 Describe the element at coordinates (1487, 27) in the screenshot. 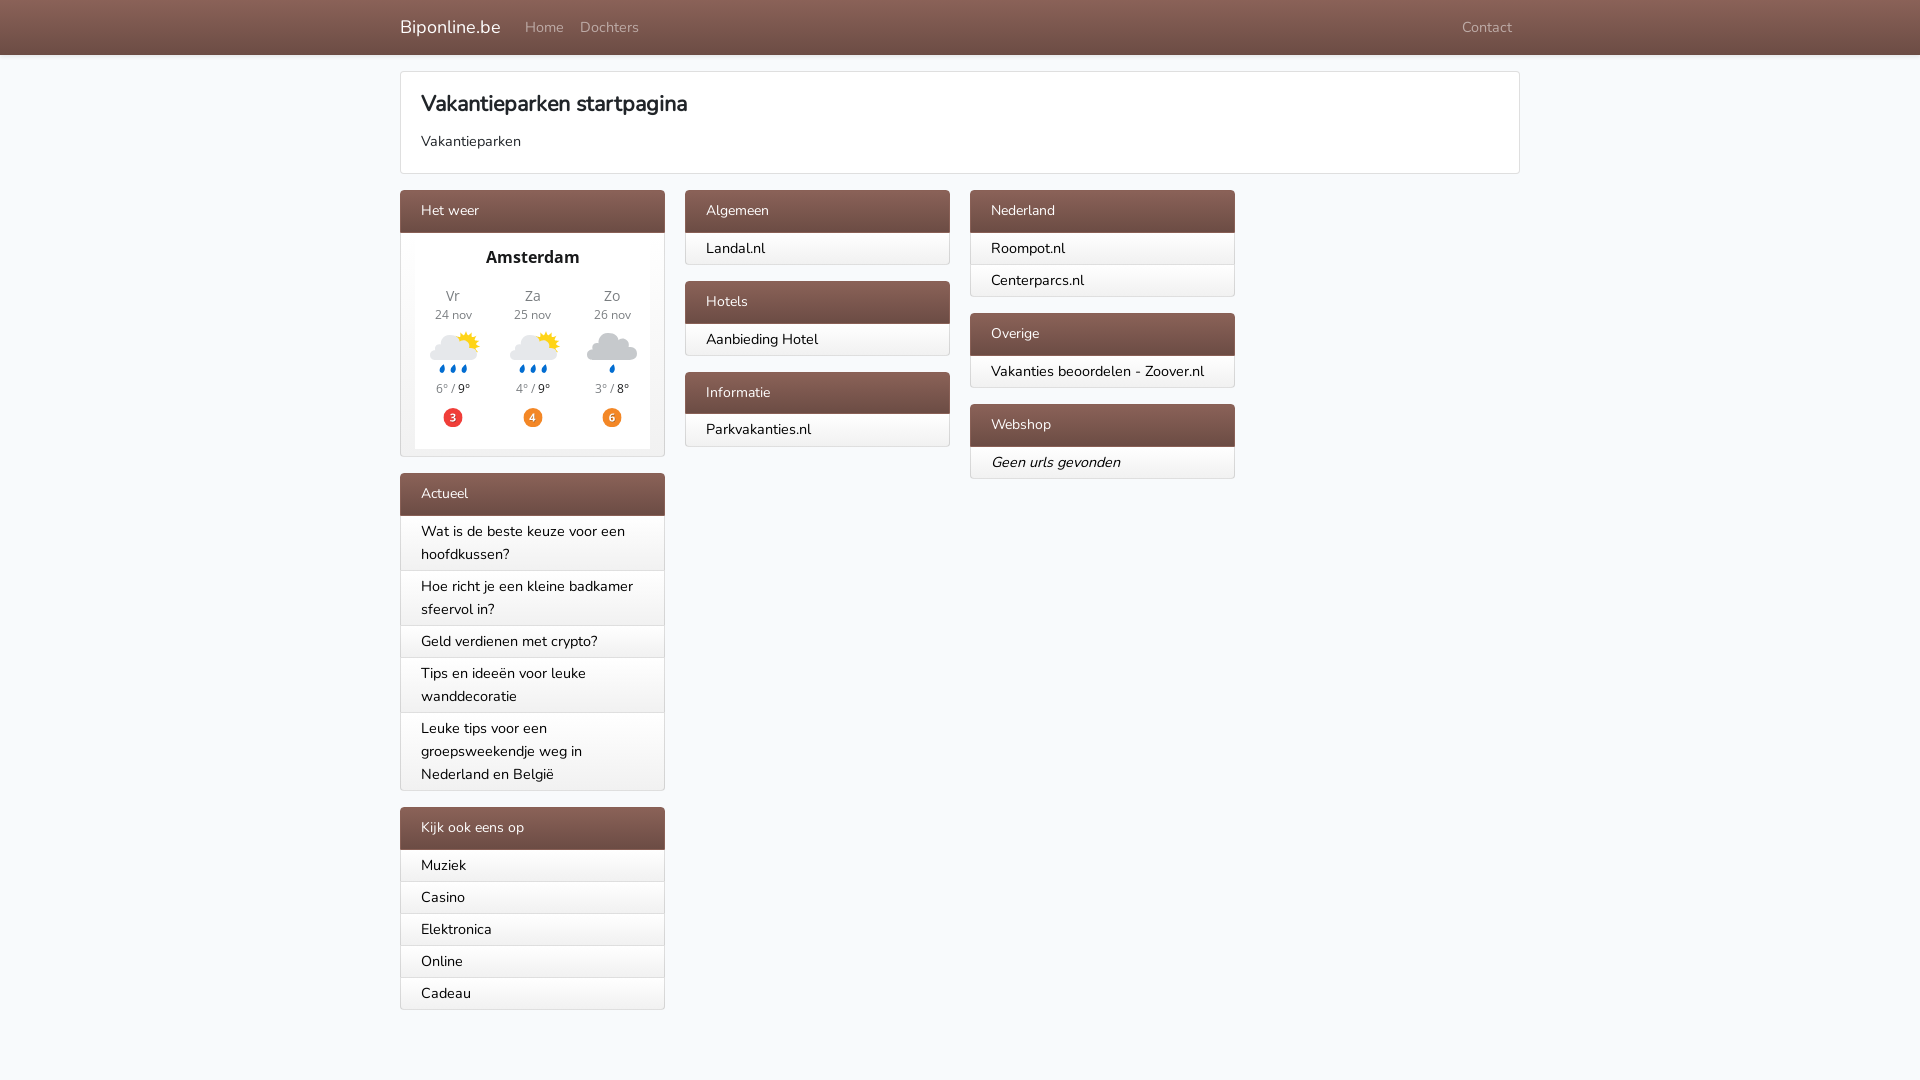

I see `'Contact'` at that location.